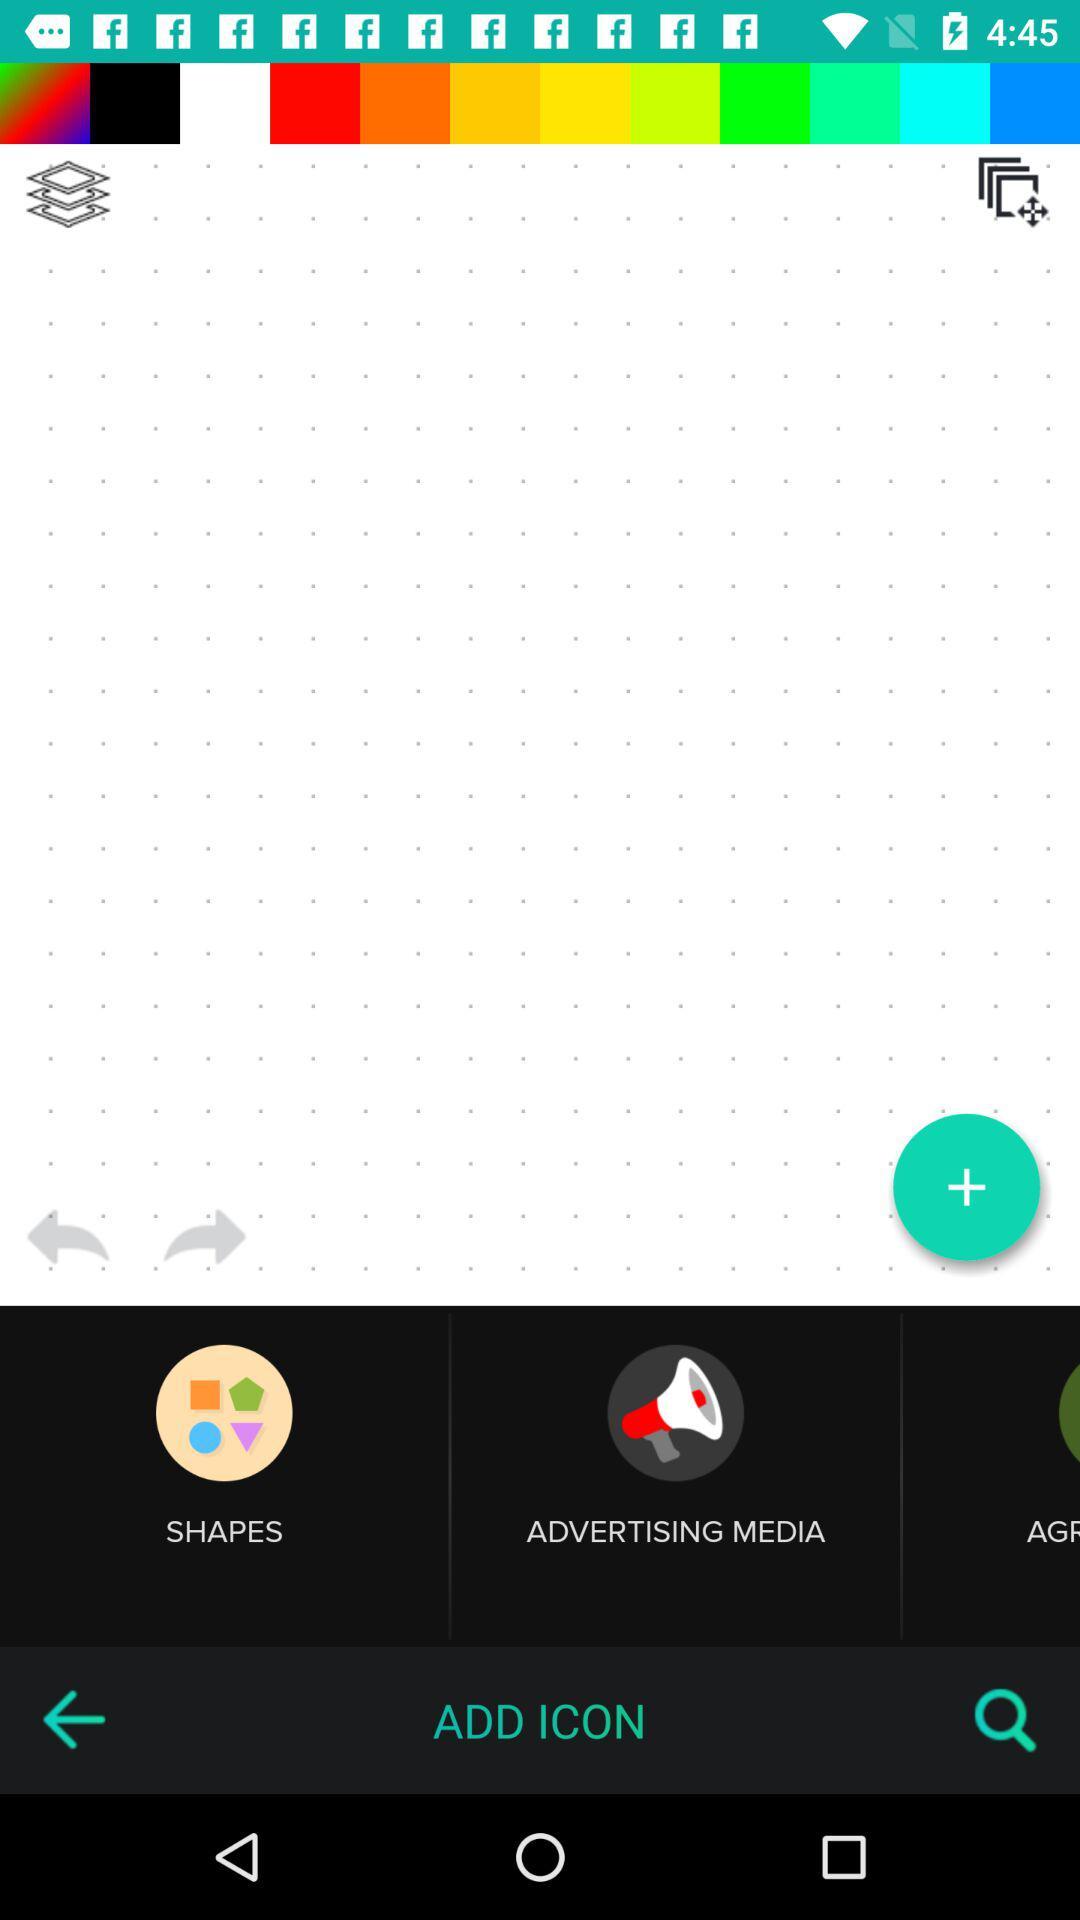  I want to click on the icon to the left of the add icon item, so click(72, 1719).